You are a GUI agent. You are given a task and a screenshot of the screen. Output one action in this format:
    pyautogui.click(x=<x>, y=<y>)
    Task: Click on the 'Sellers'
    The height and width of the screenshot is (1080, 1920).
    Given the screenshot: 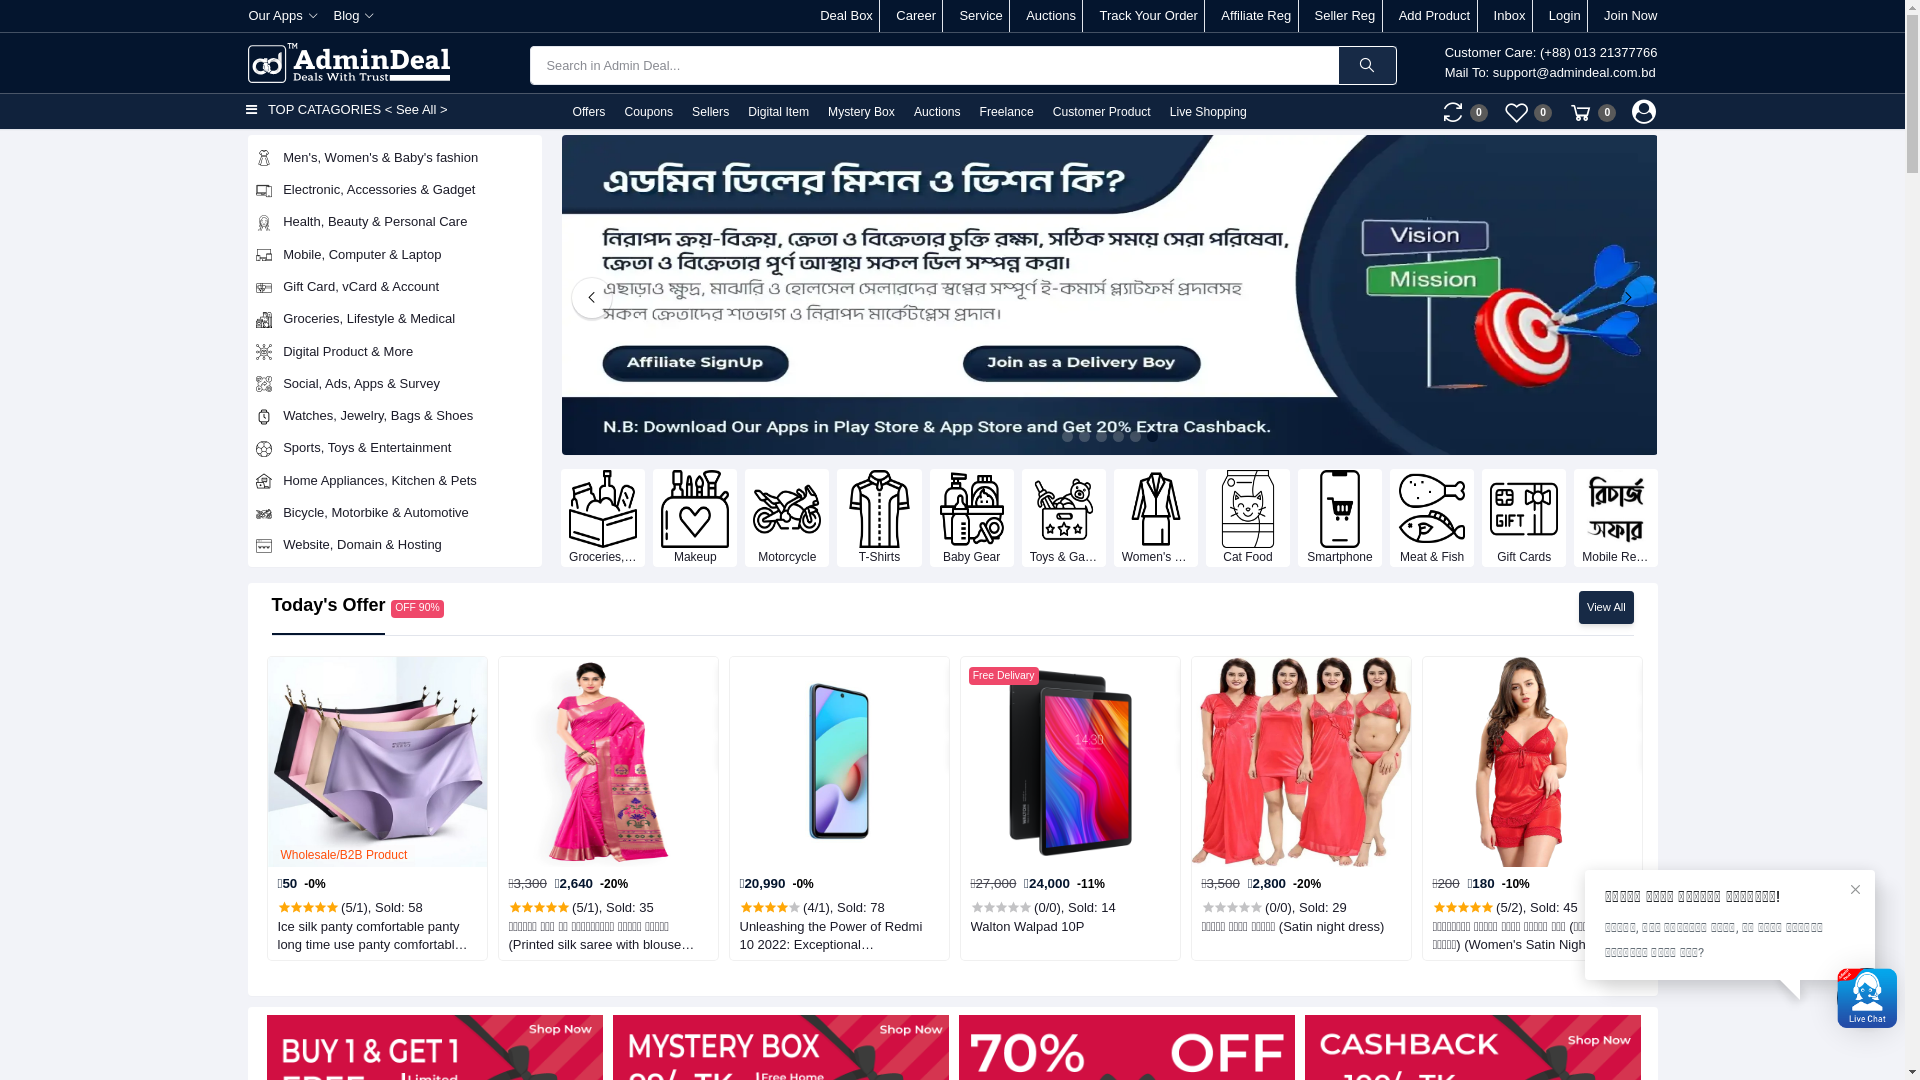 What is the action you would take?
    pyautogui.click(x=710, y=111)
    